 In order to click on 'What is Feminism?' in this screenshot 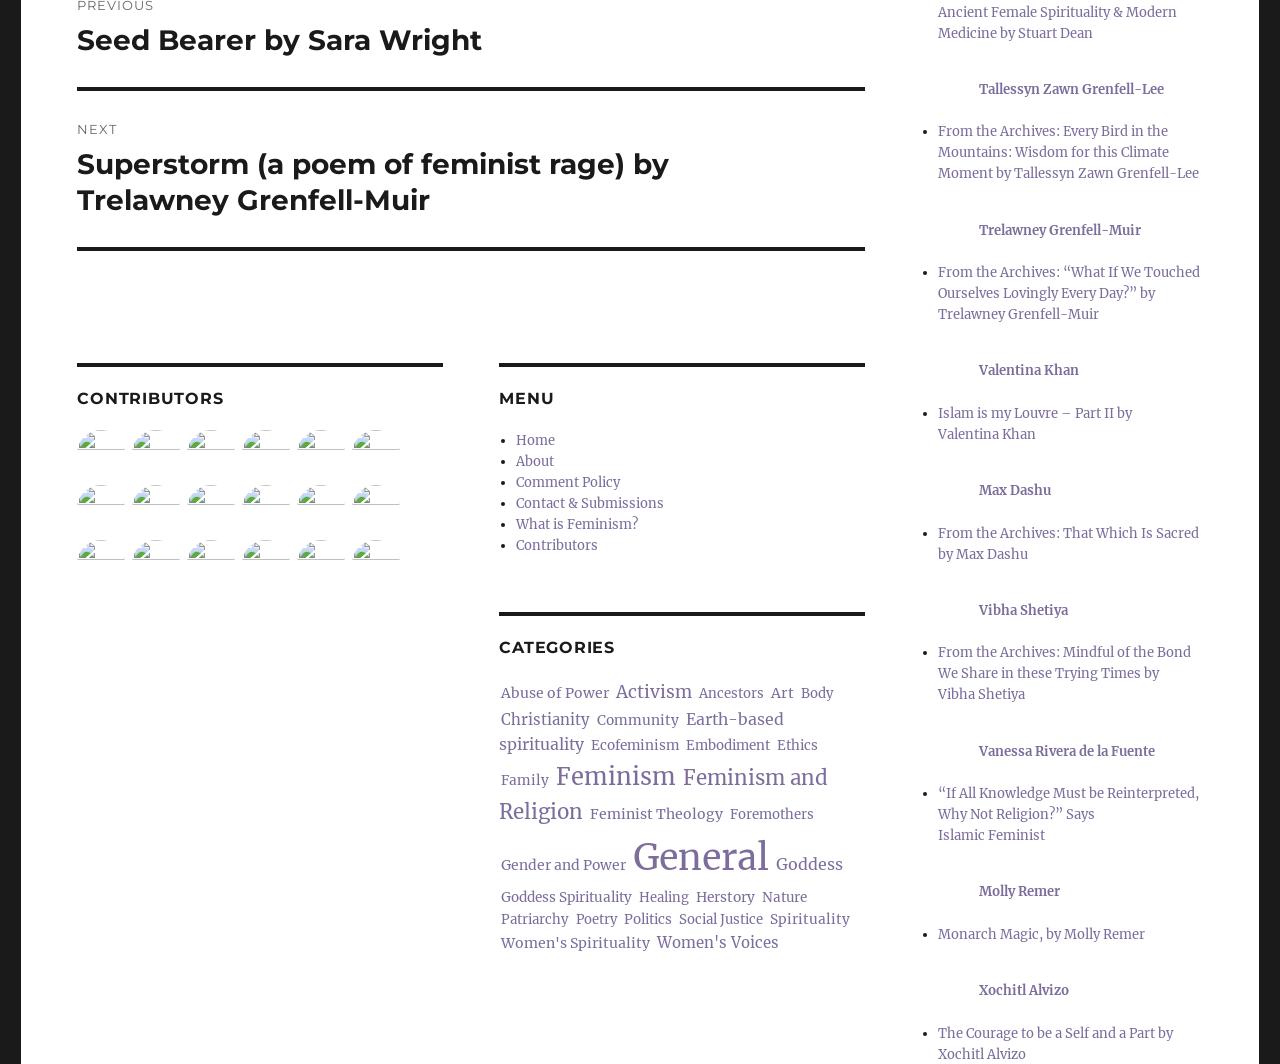, I will do `click(575, 523)`.